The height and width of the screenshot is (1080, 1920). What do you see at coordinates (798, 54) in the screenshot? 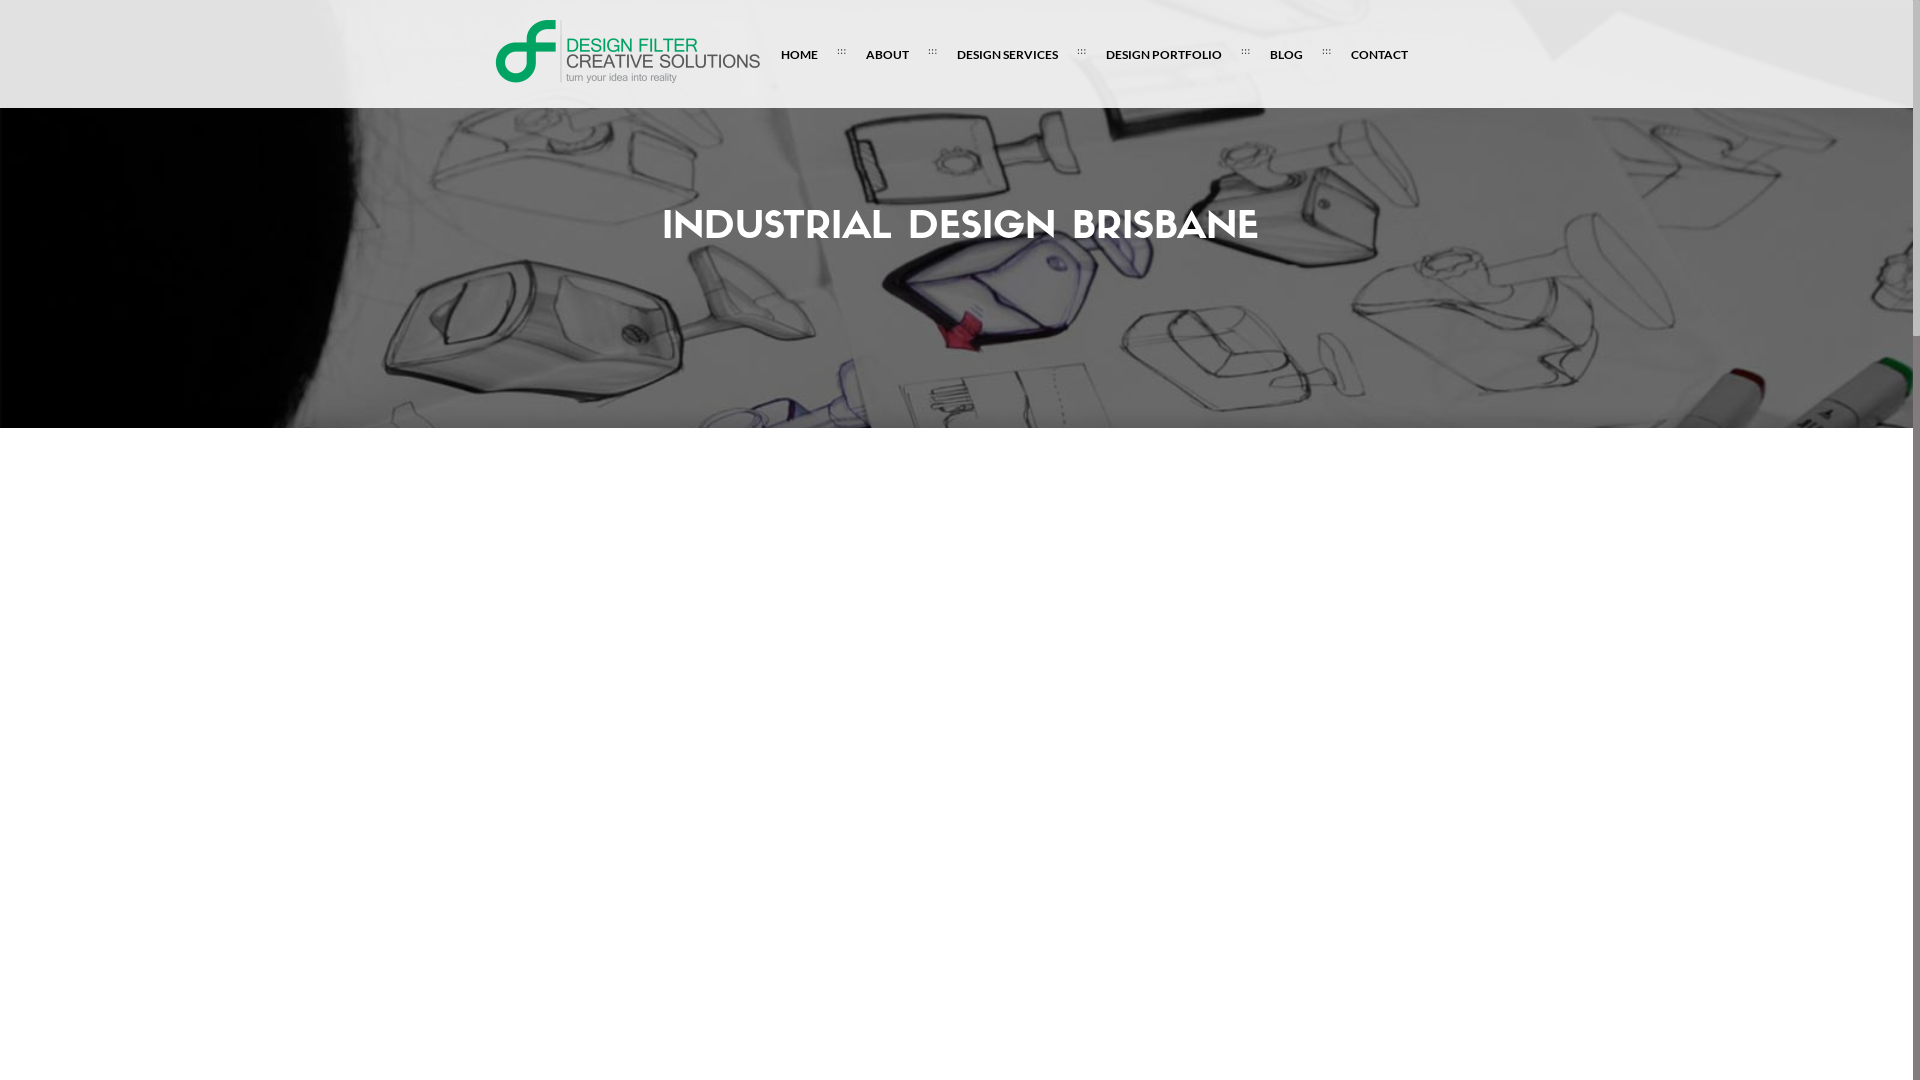
I see `'HOME'` at bounding box center [798, 54].